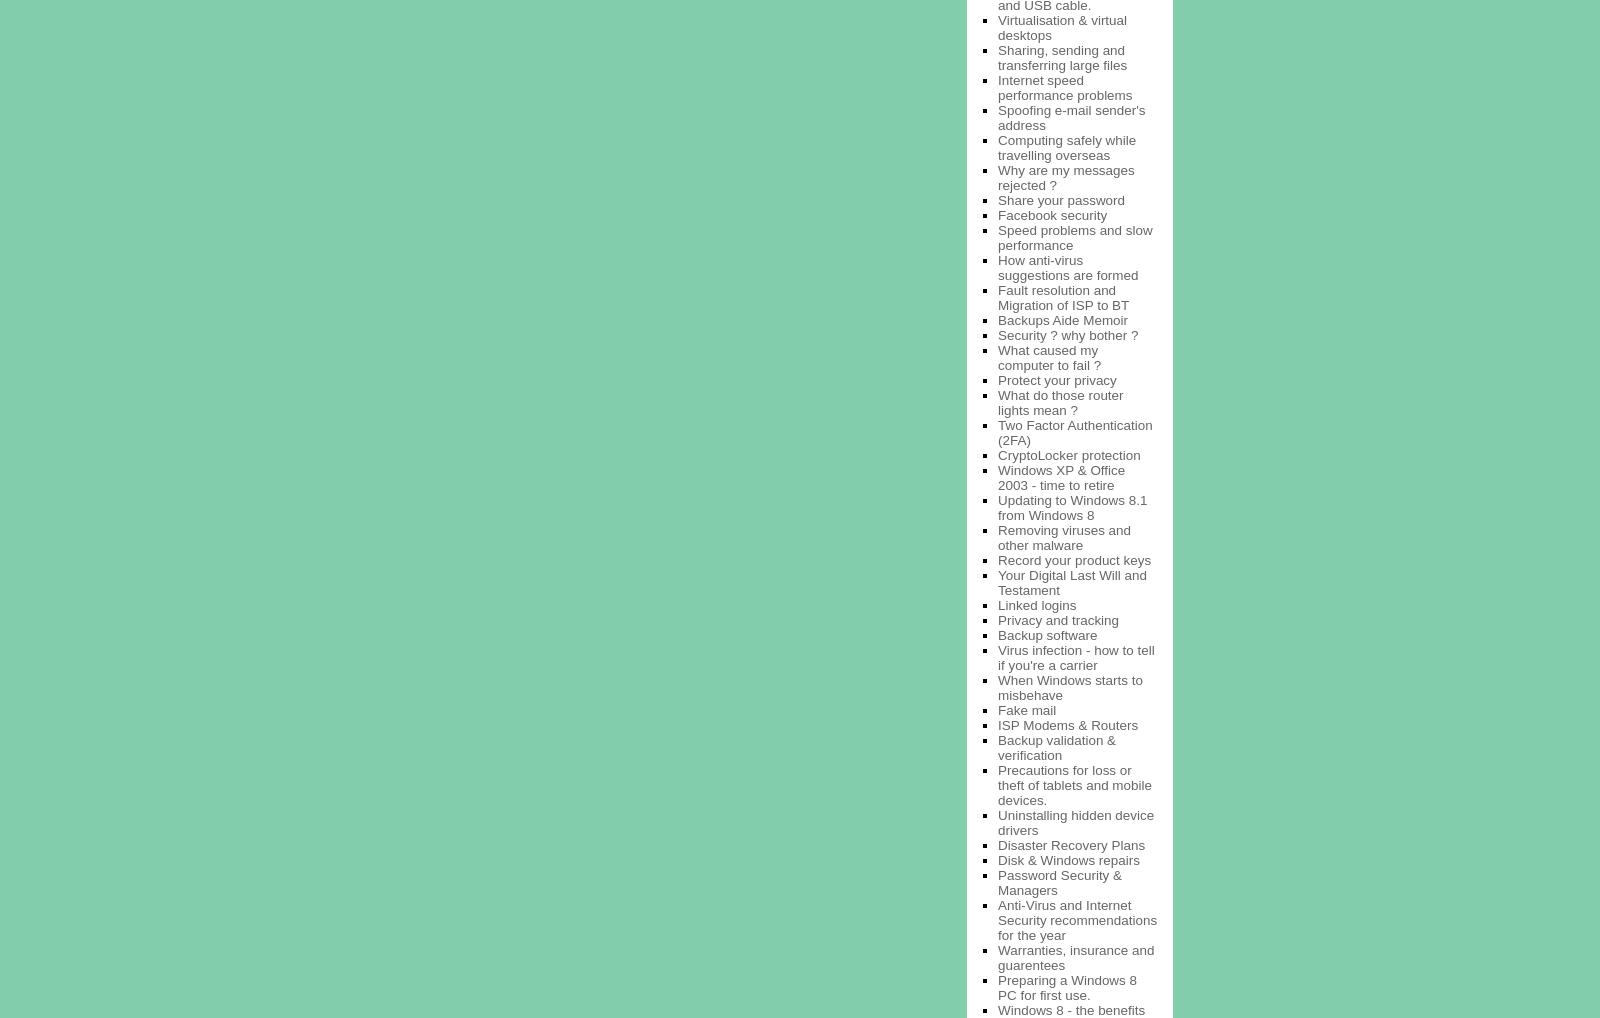  I want to click on 'Updating to Windows 8.1 from Windows 8', so click(1072, 506).